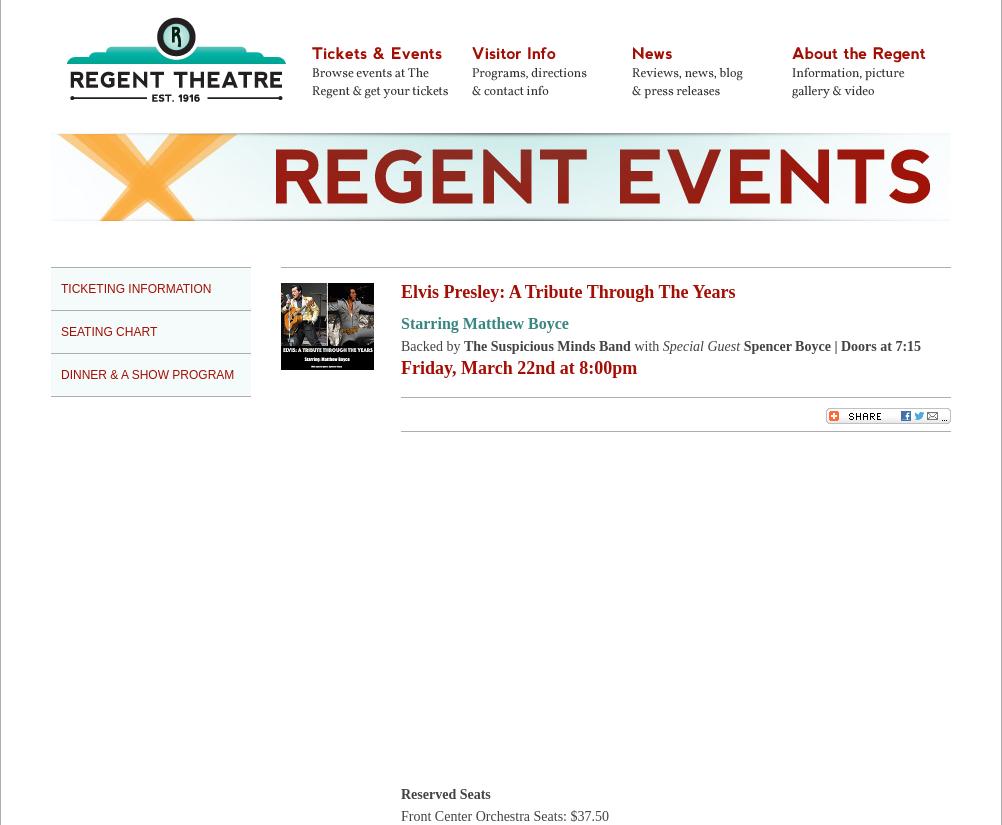 The width and height of the screenshot is (1002, 825). I want to click on 'Friday, March 22nd at 8:00pm', so click(519, 368).